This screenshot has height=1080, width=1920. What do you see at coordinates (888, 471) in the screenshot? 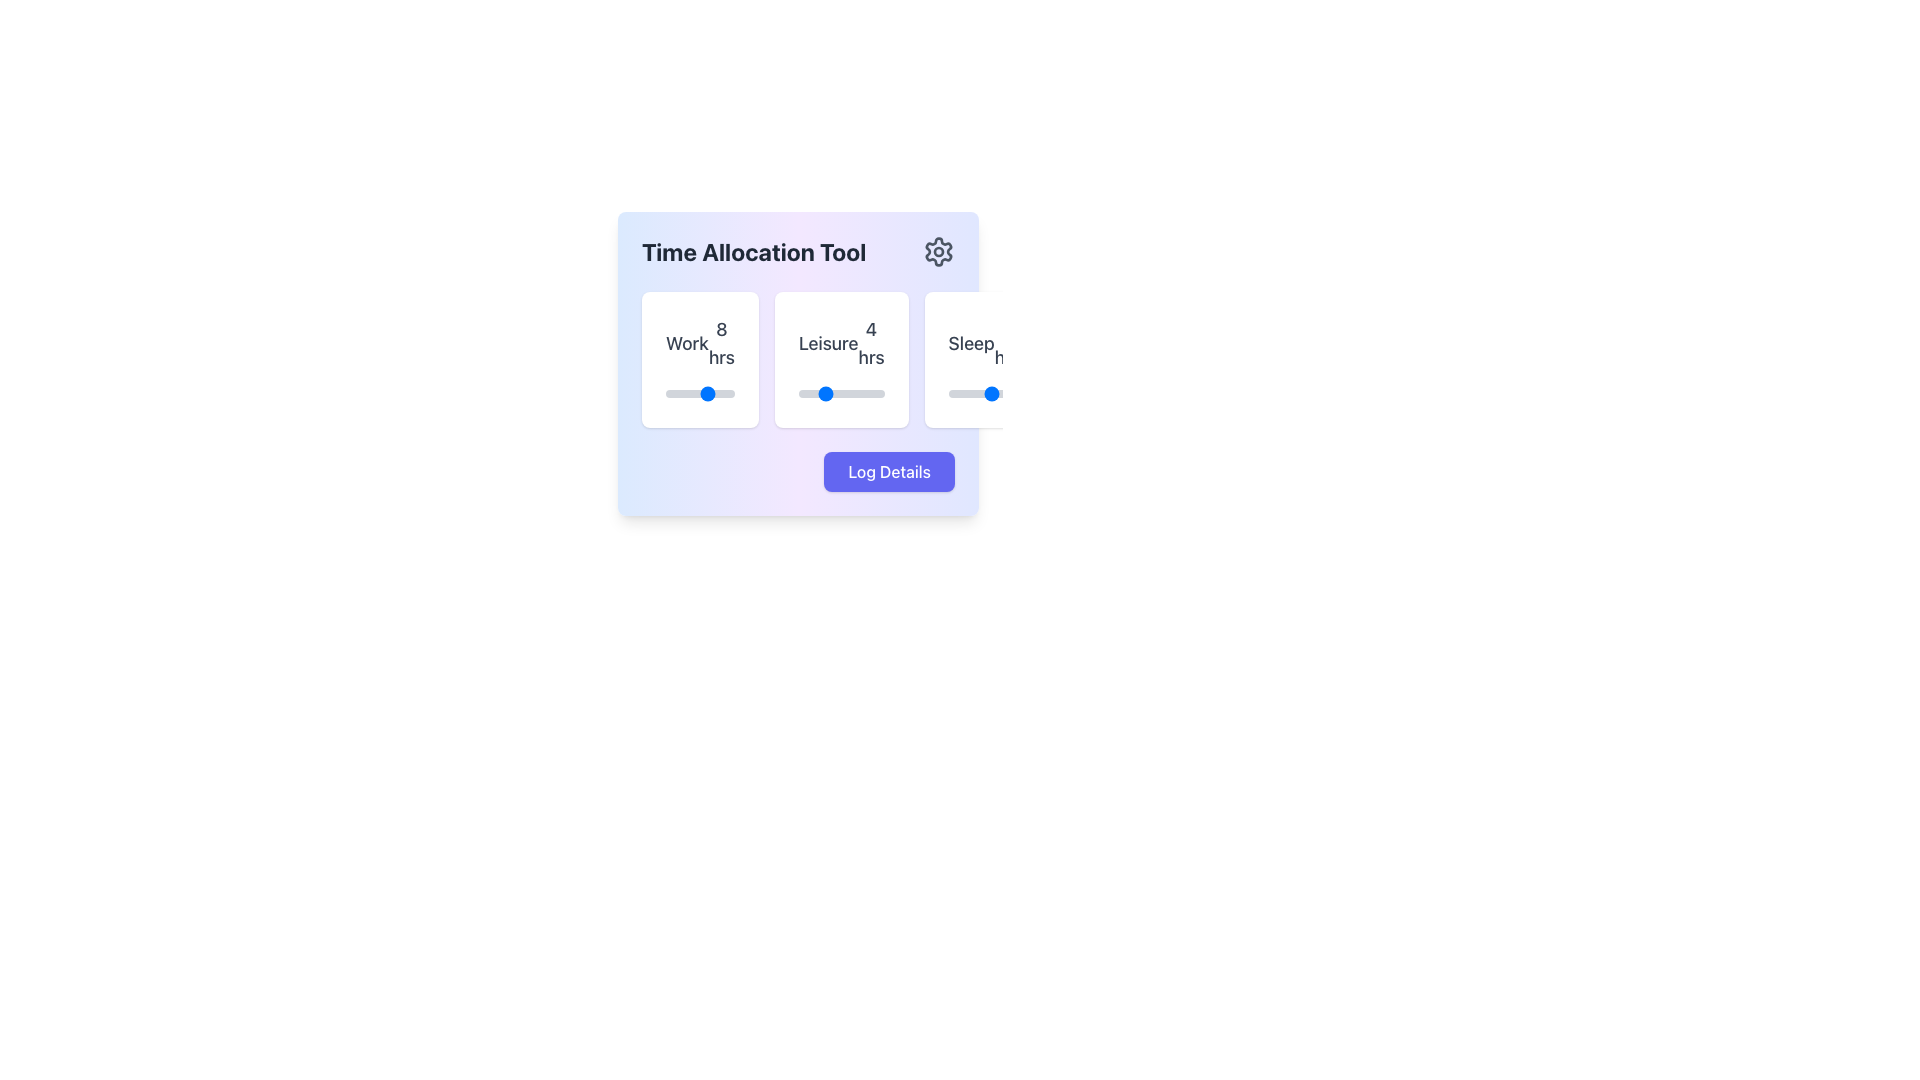
I see `the 'Log Details' button located at the bottom-right corner of the 'Time Allocation Tool' card` at bounding box center [888, 471].